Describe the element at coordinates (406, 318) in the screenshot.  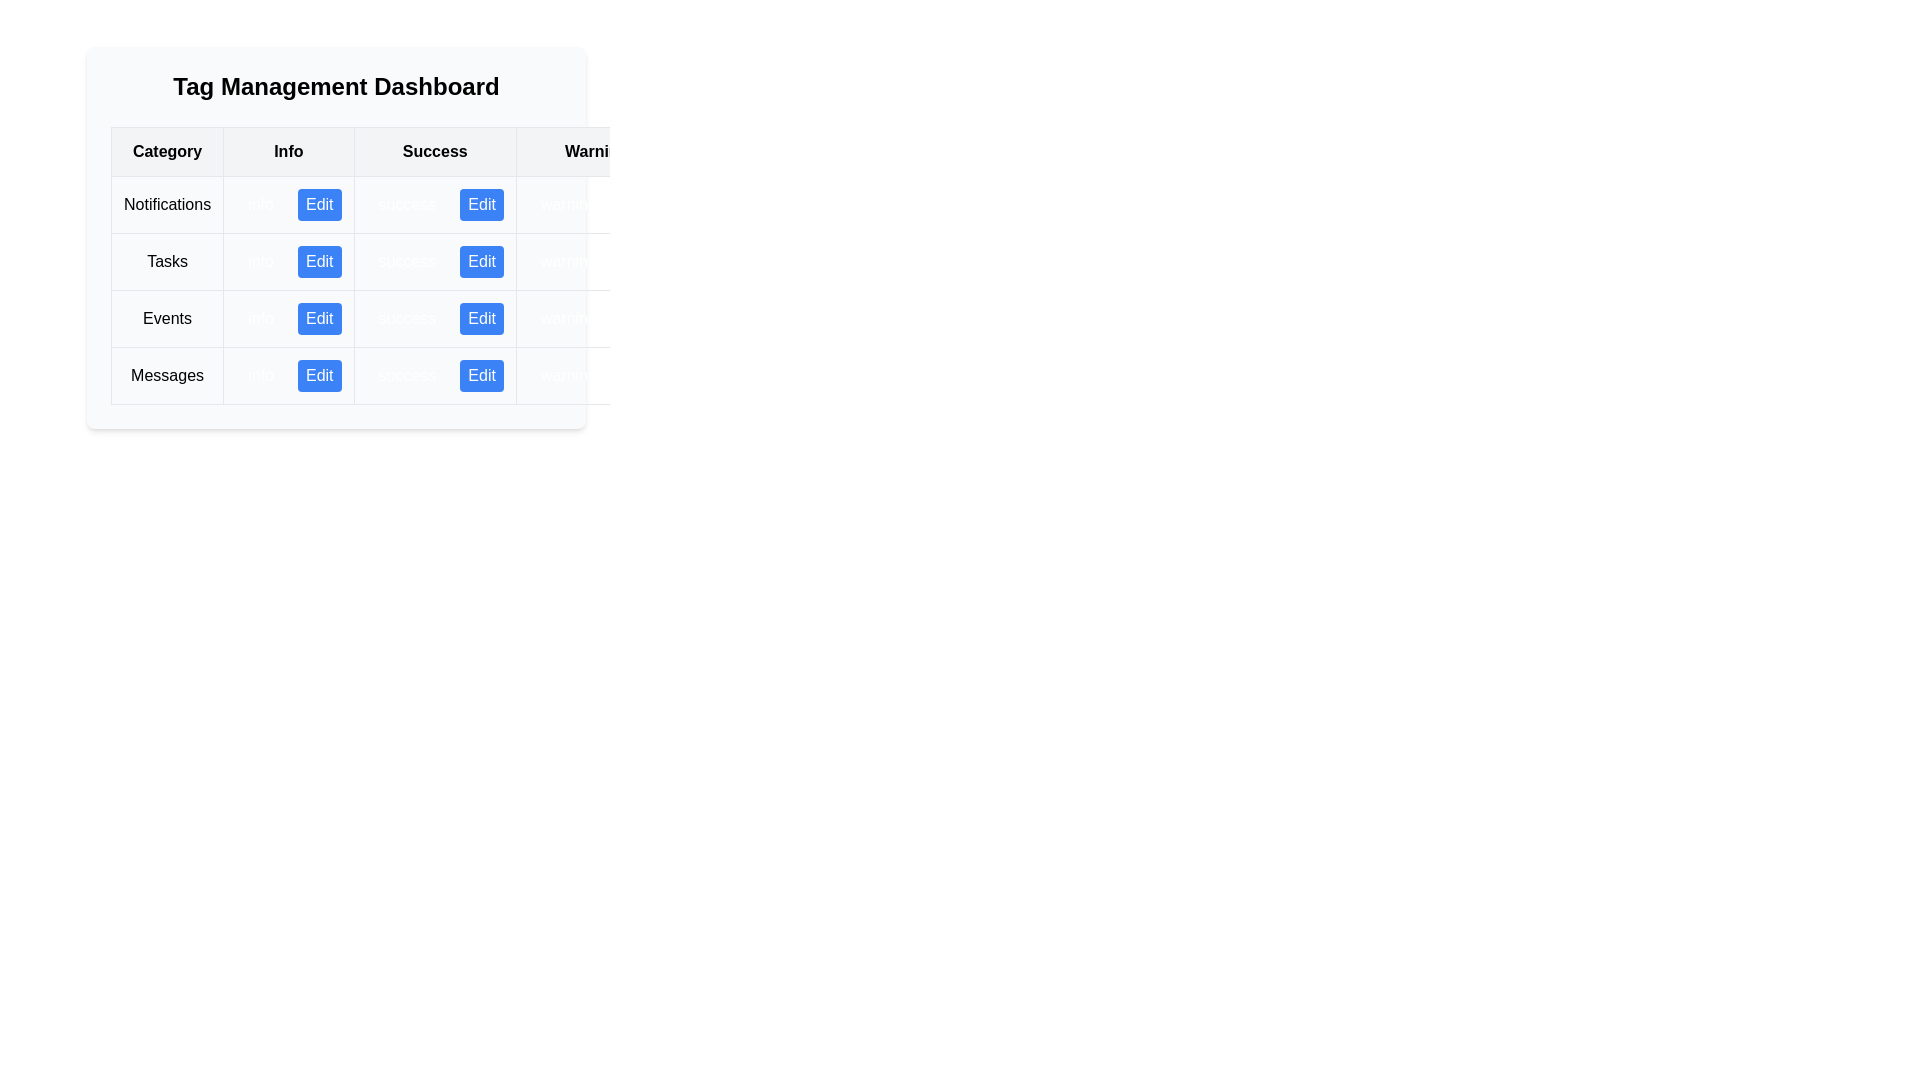
I see `the content of the rounded rectangular badge labeled 'success' with a green background and white text, located in the middle of the 'Success' column in the 'Events' row of the table` at that location.